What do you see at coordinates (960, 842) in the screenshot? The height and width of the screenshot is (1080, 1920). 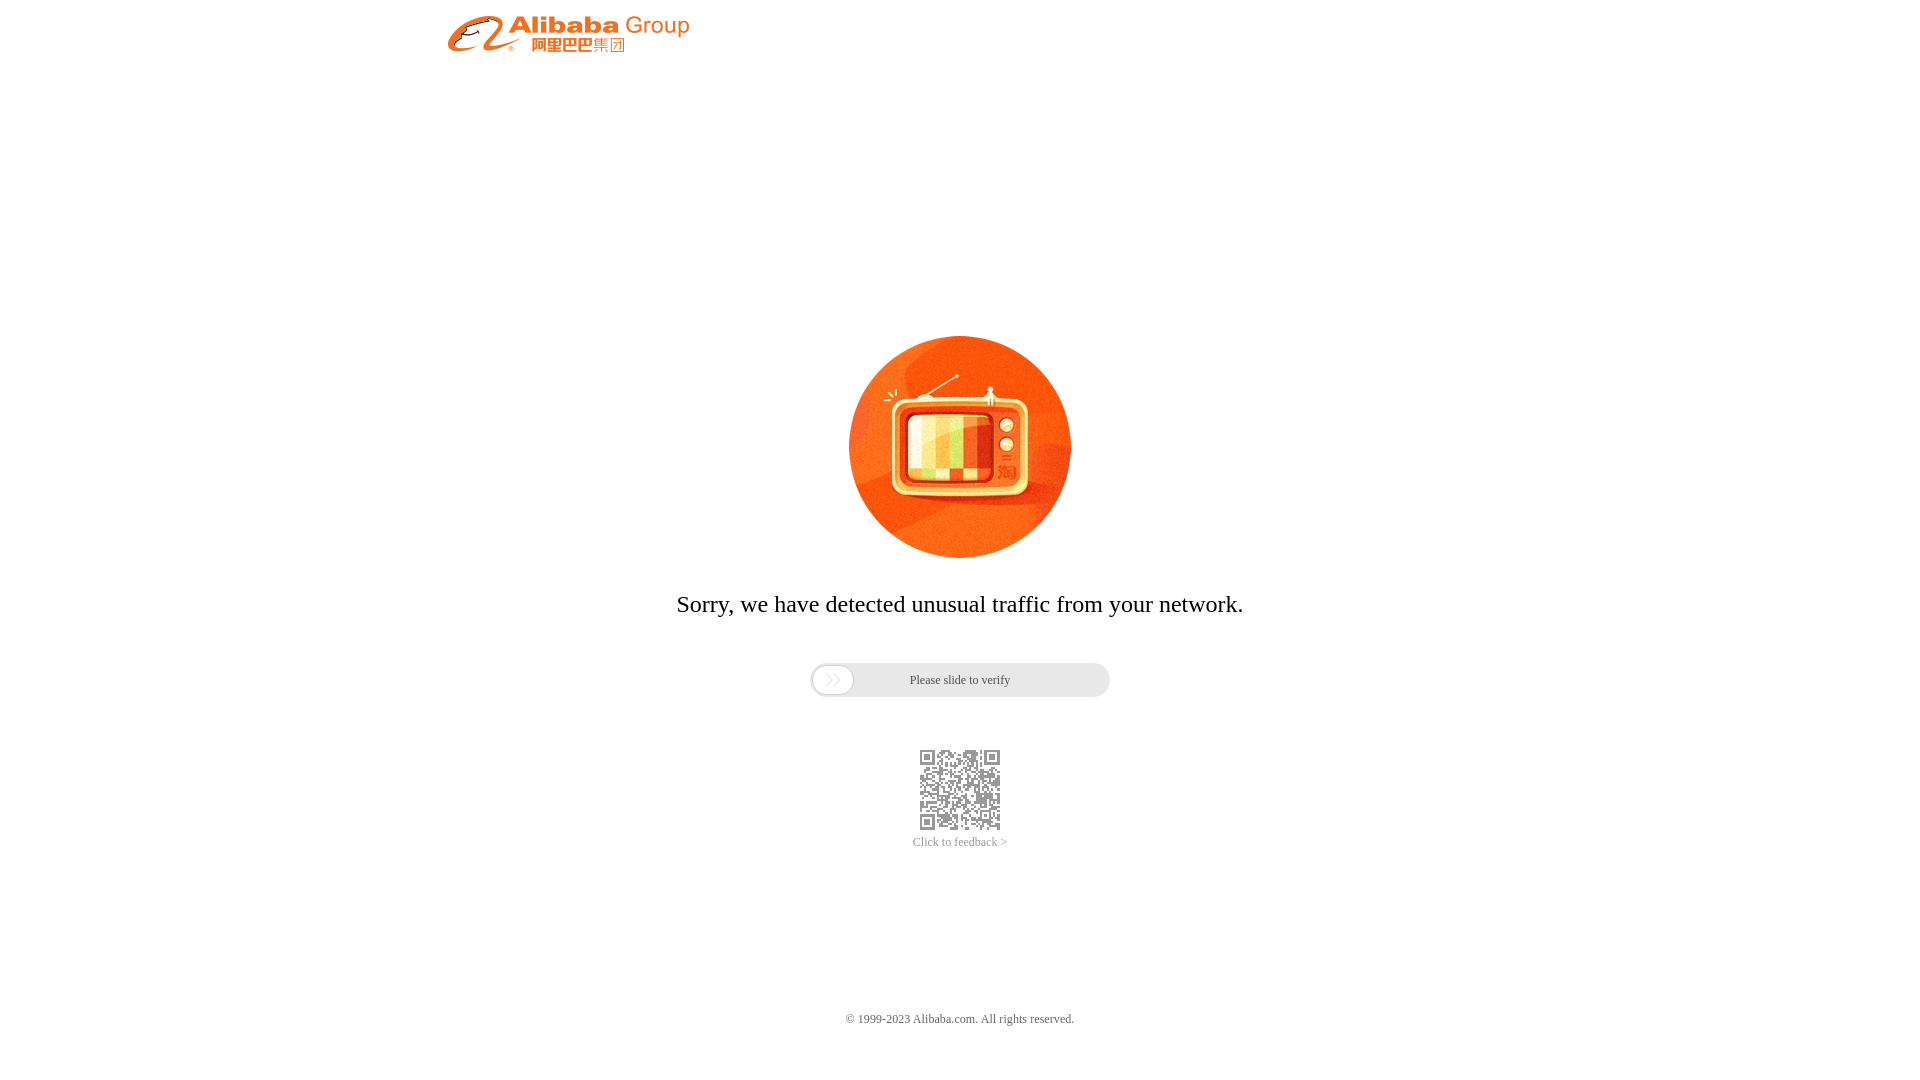 I see `'Click to feedback >'` at bounding box center [960, 842].